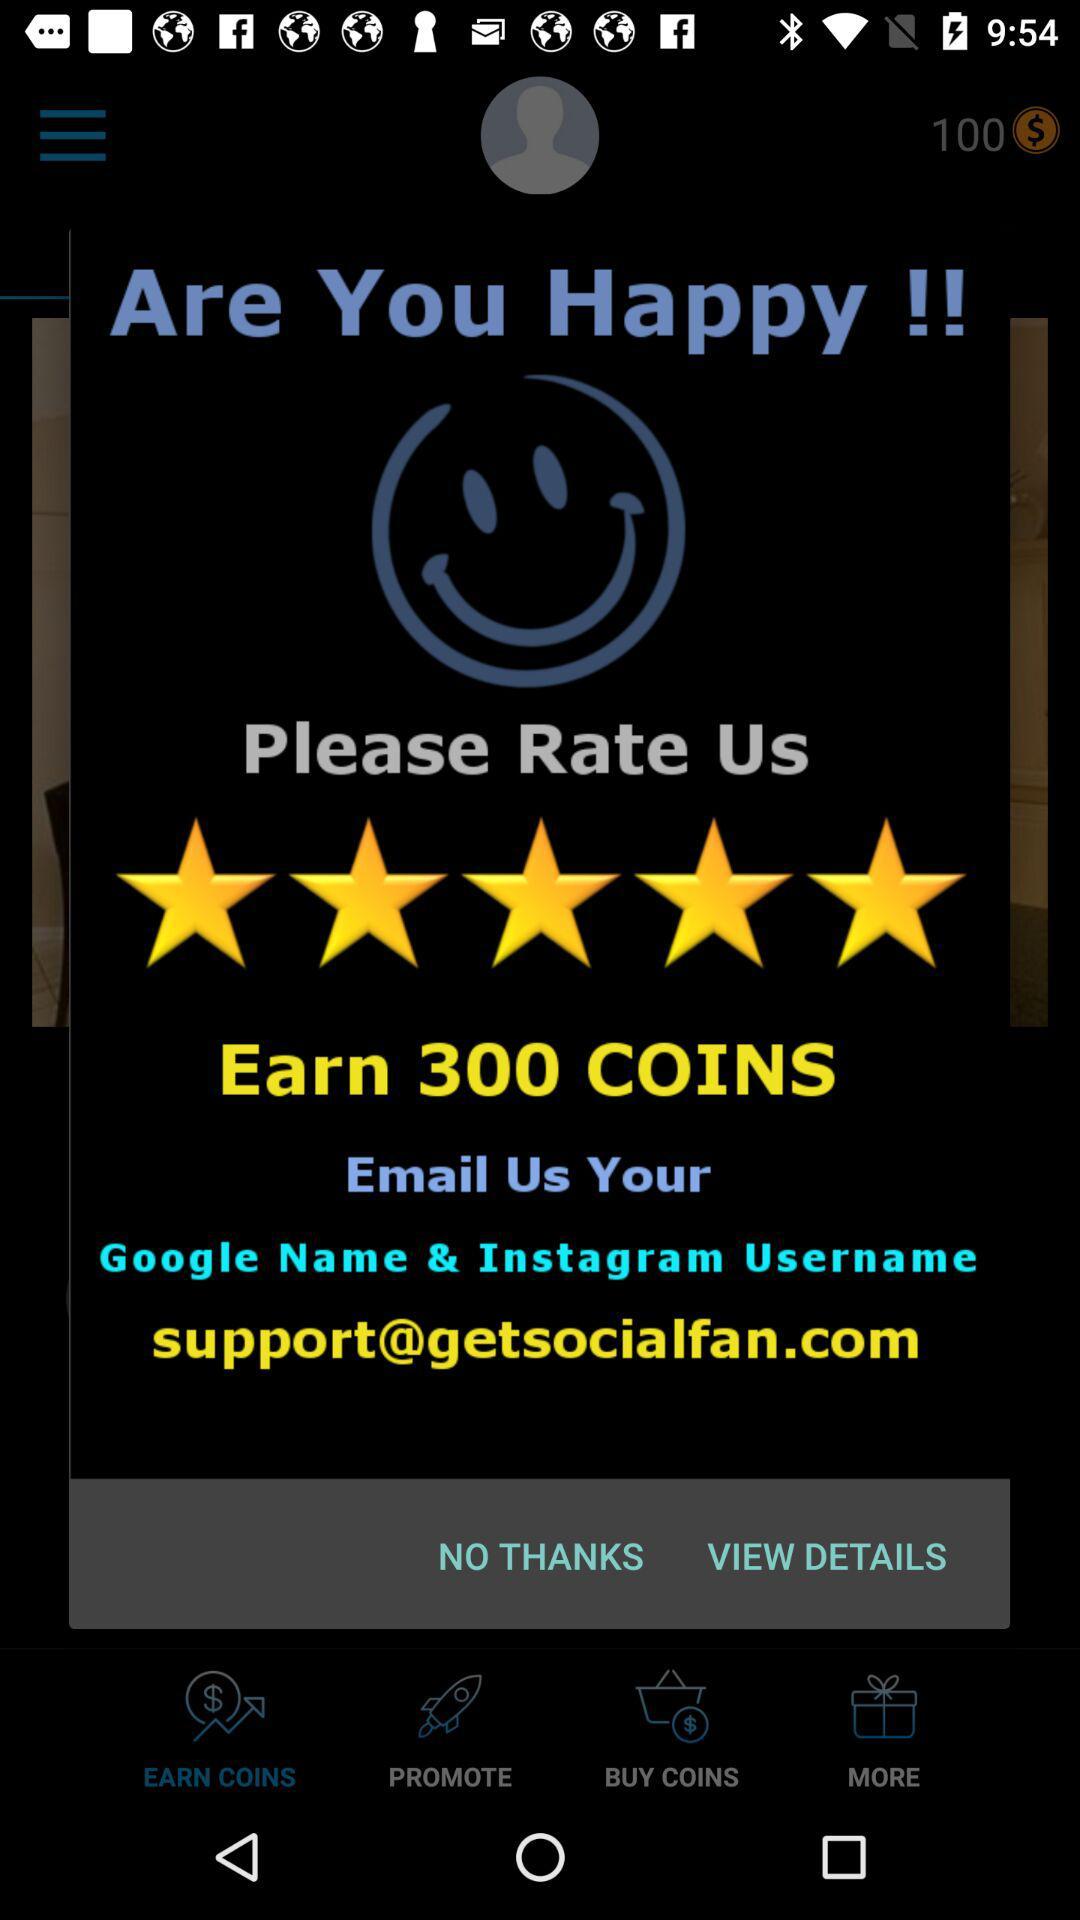 The width and height of the screenshot is (1080, 1920). Describe the element at coordinates (541, 1554) in the screenshot. I see `no thanks at the bottom` at that location.